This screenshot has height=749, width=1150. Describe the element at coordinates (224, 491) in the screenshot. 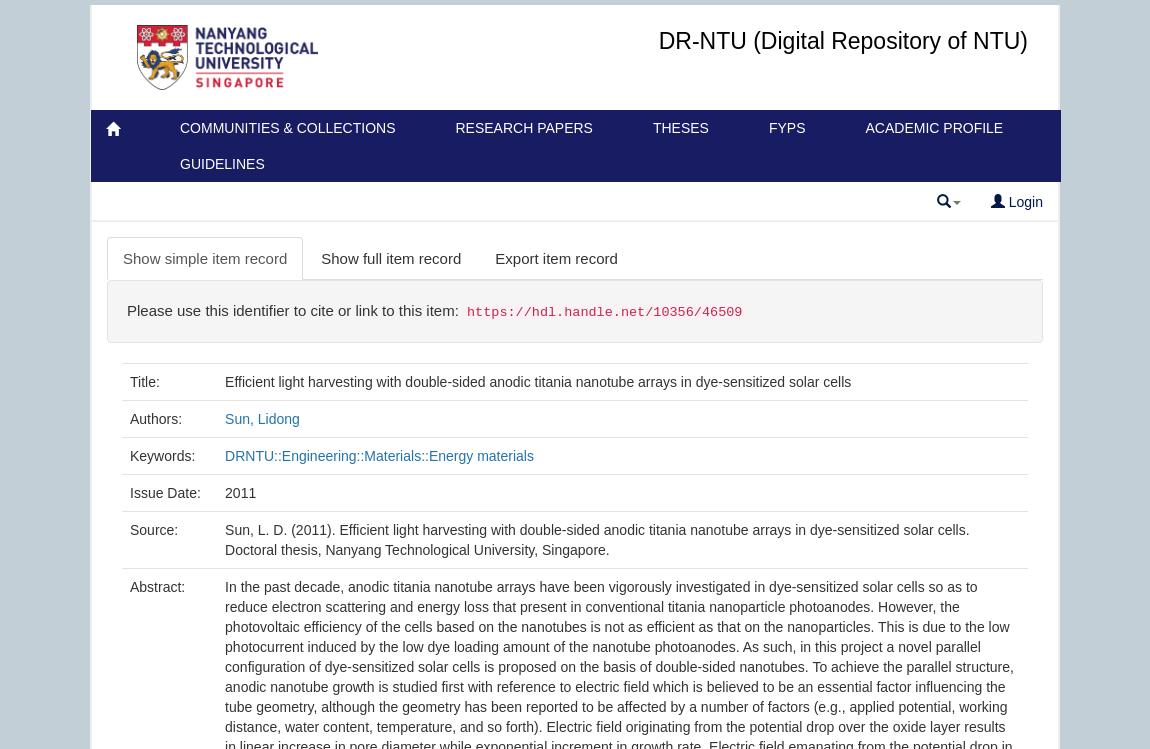

I see `'2011'` at that location.